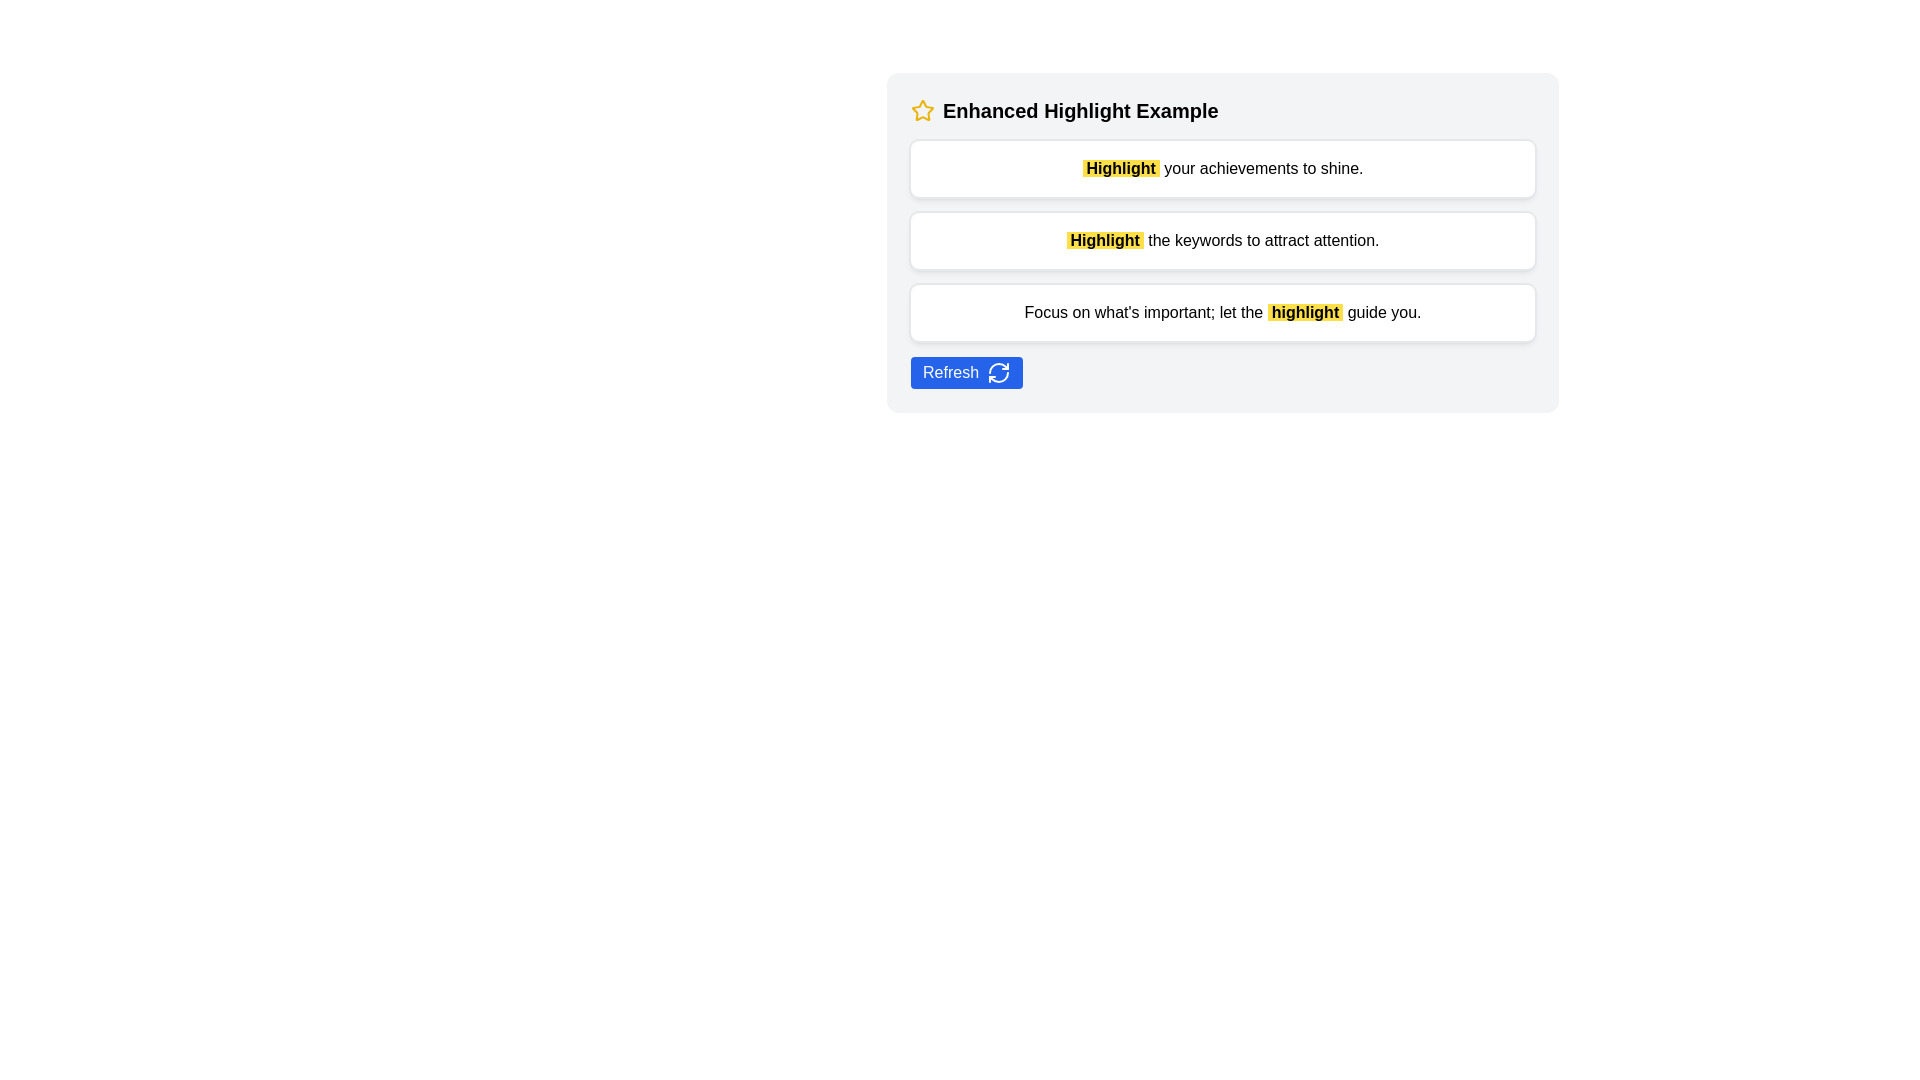 The height and width of the screenshot is (1080, 1920). What do you see at coordinates (1222, 239) in the screenshot?
I see `the text content block that highlights important achievements and keywords, located centrally within the 'Enhanced Highlight Example' grouping box` at bounding box center [1222, 239].